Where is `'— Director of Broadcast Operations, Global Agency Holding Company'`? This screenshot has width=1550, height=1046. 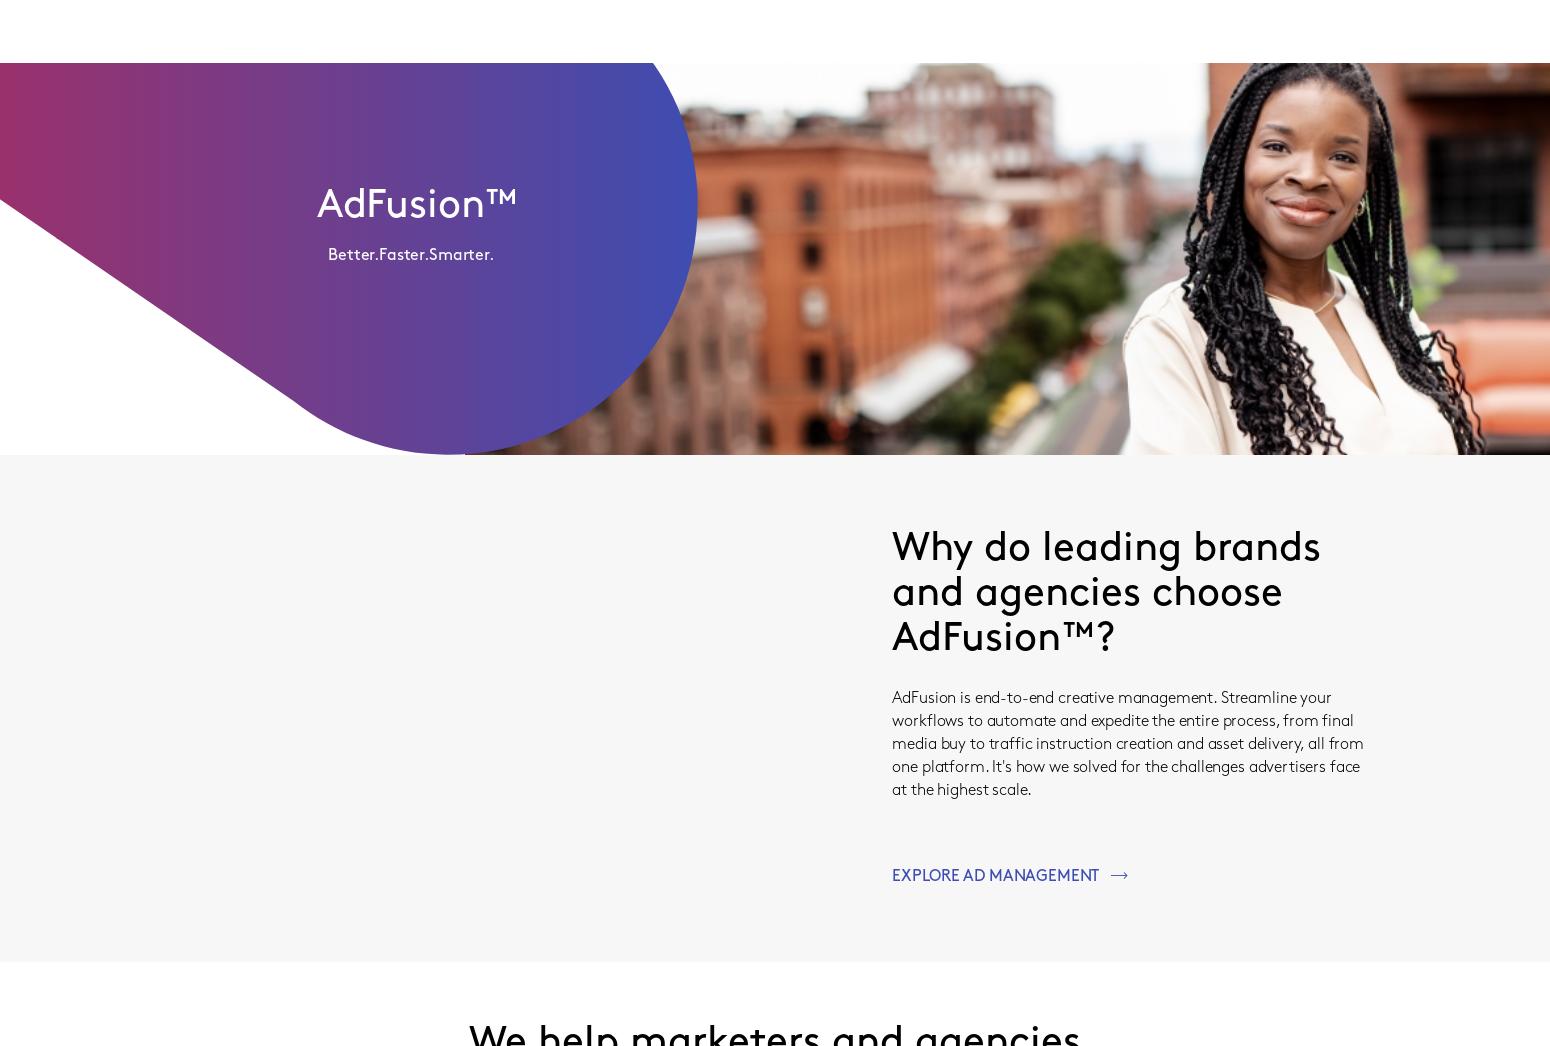
'— Director of Broadcast Operations, Global Agency Holding Company' is located at coordinates (717, 138).